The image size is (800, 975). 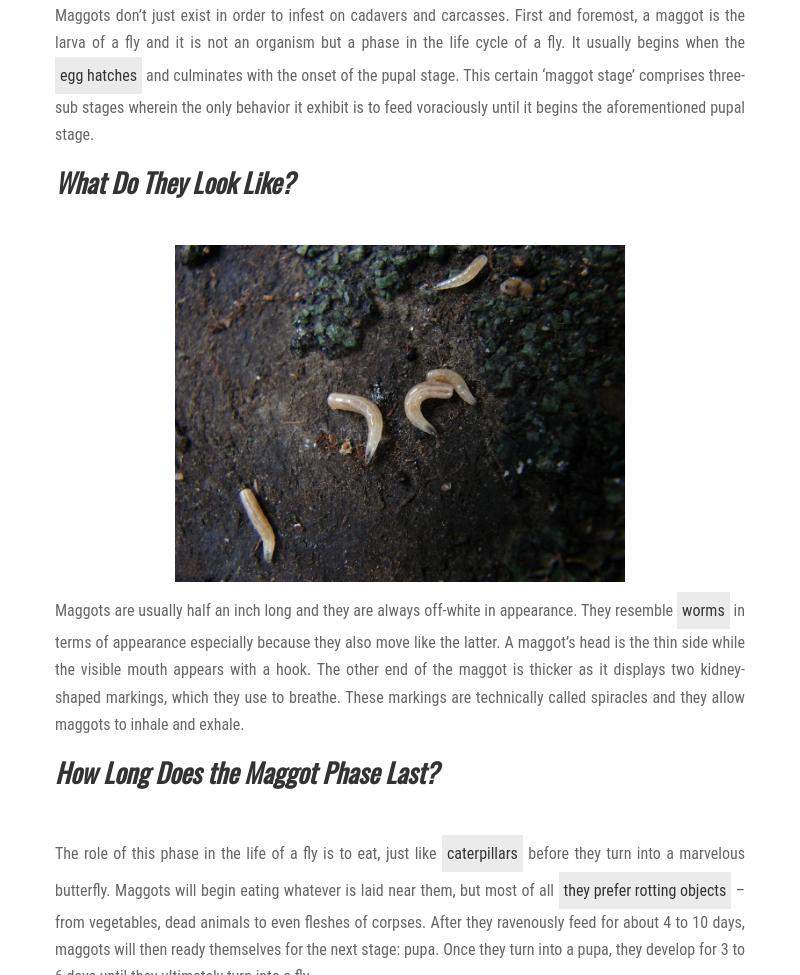 What do you see at coordinates (173, 181) in the screenshot?
I see `'What Do They Look Like?'` at bounding box center [173, 181].